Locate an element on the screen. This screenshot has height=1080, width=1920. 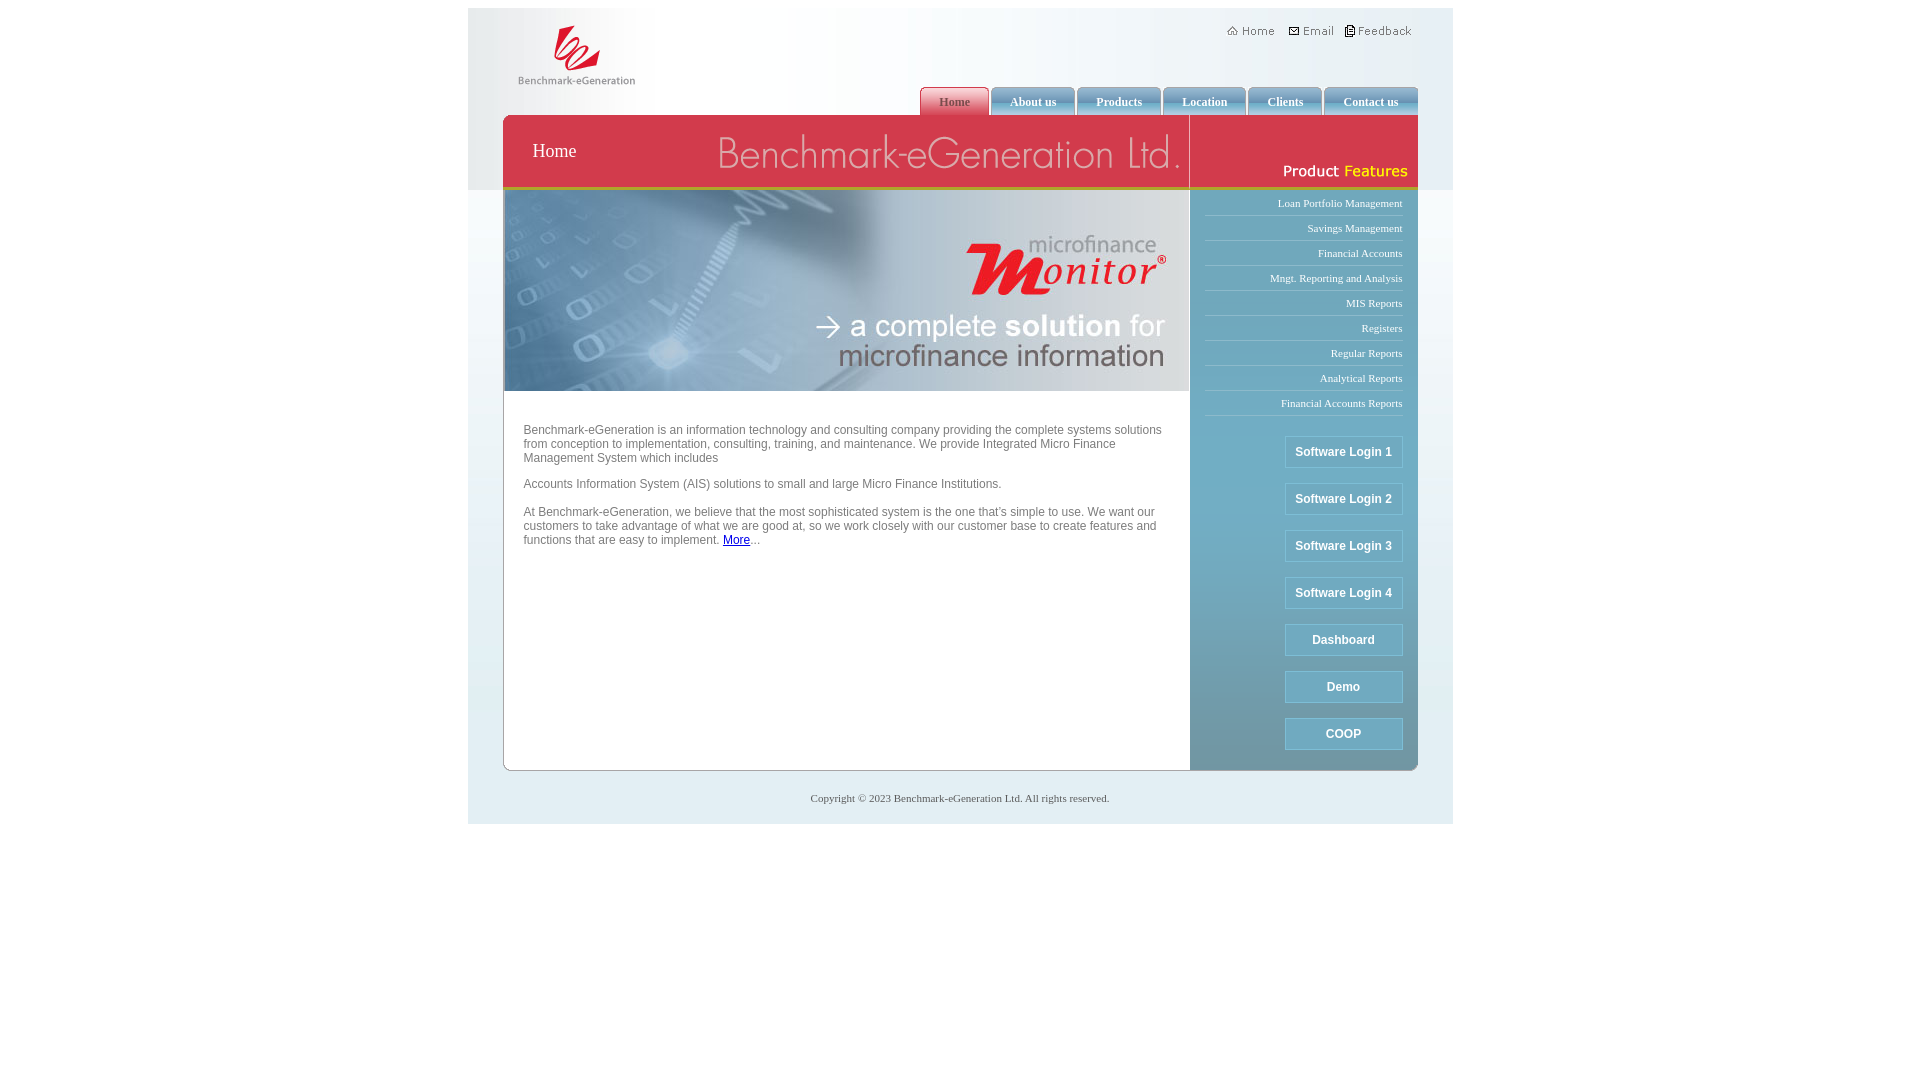
'Analytical Reports' is located at coordinates (1302, 378).